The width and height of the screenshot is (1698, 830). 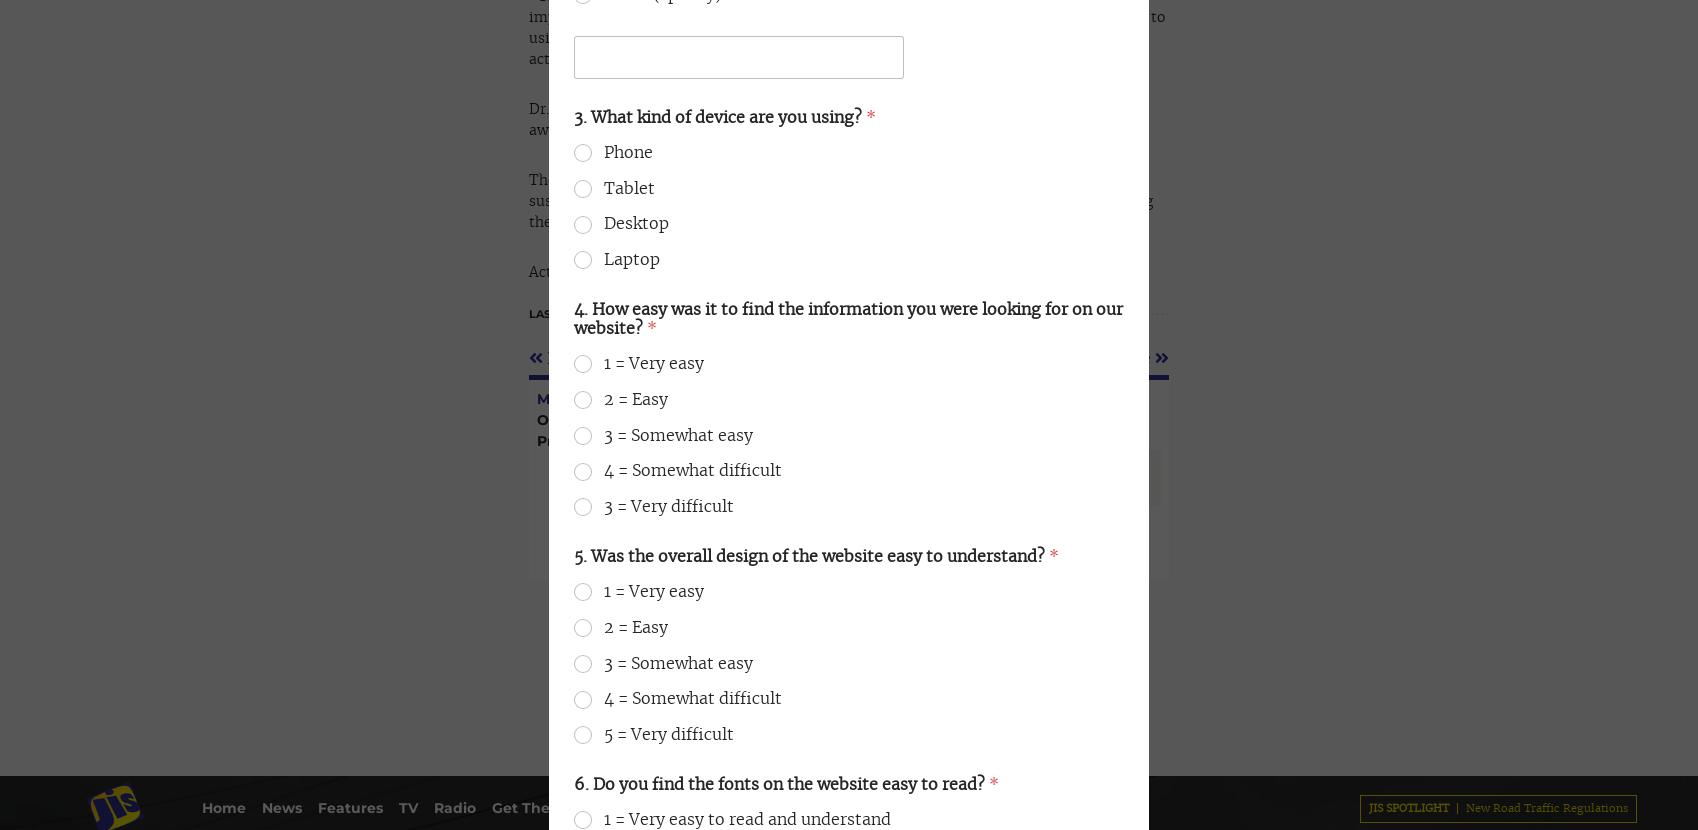 What do you see at coordinates (665, 116) in the screenshot?
I see `'Opposition Leader'` at bounding box center [665, 116].